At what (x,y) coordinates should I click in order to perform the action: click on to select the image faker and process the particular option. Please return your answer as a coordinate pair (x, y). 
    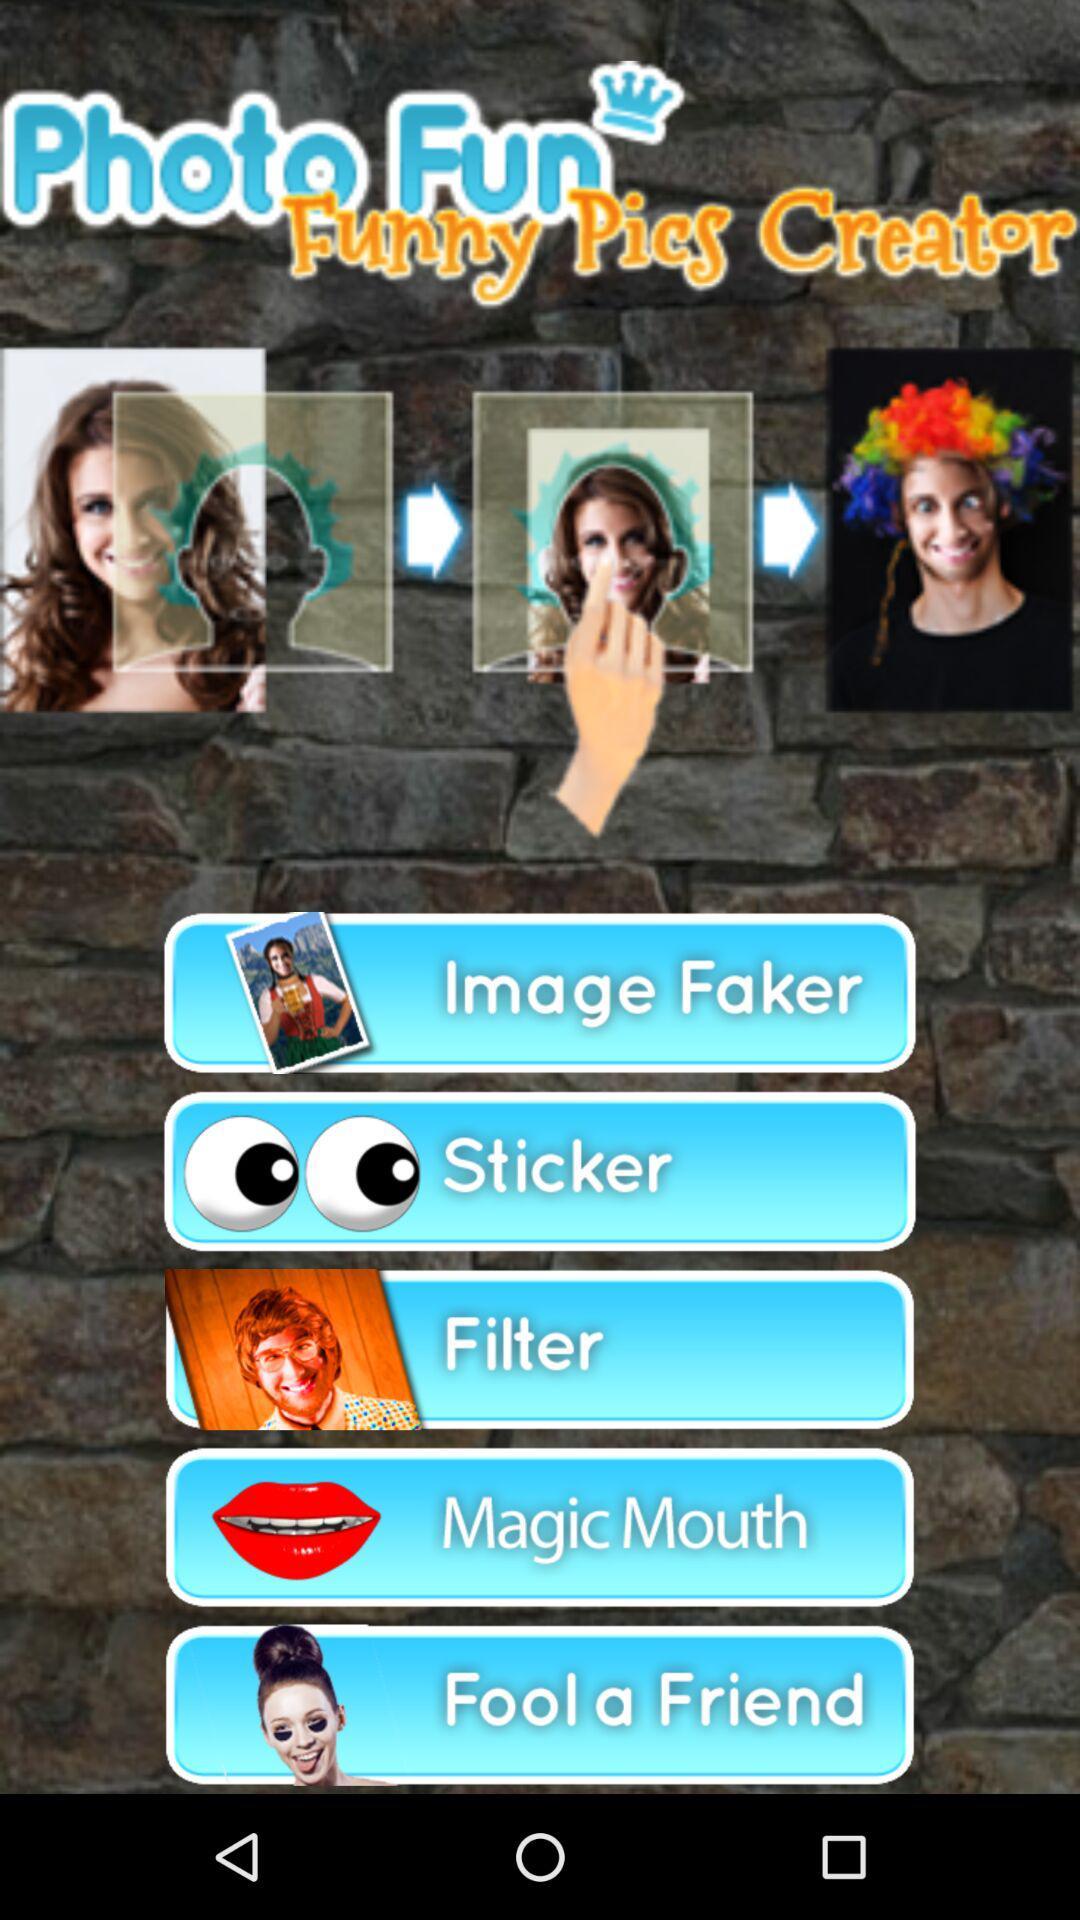
    Looking at the image, I should click on (540, 993).